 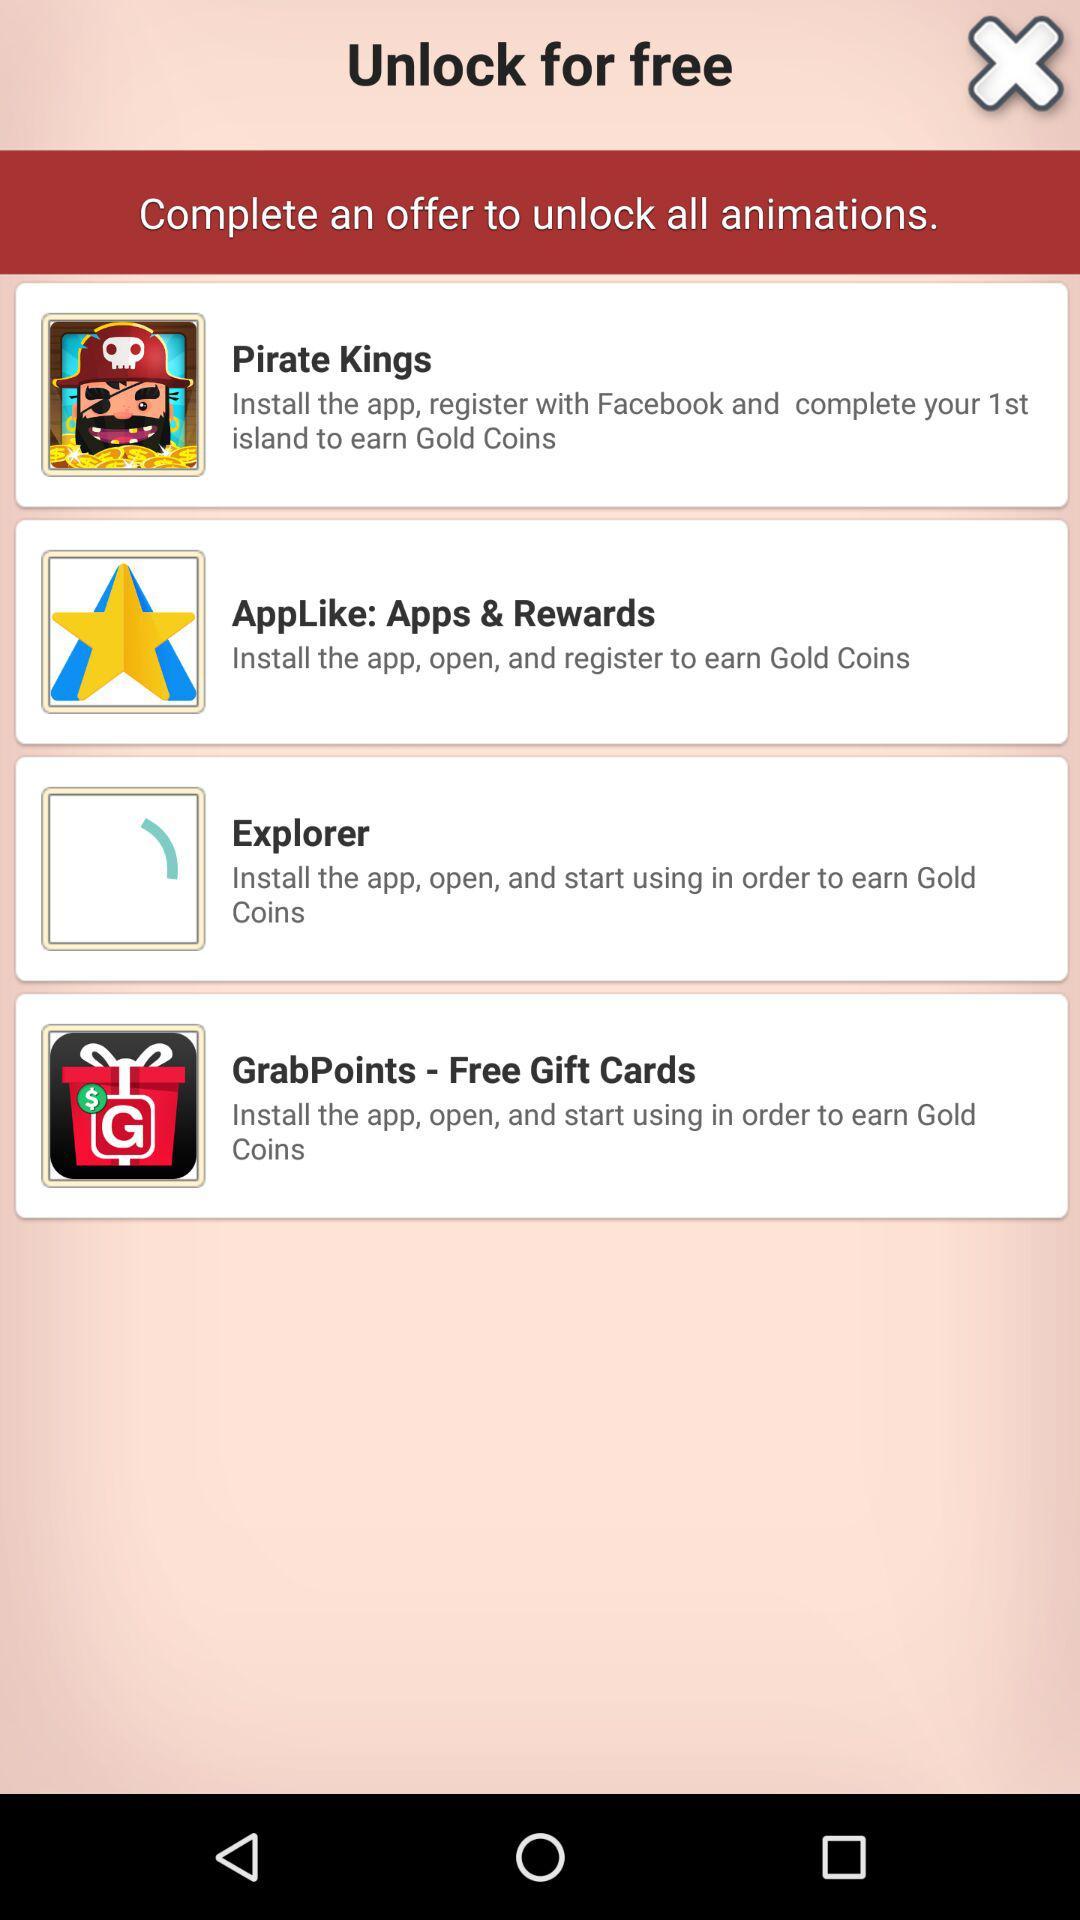 What do you see at coordinates (123, 631) in the screenshot?
I see `the second image` at bounding box center [123, 631].